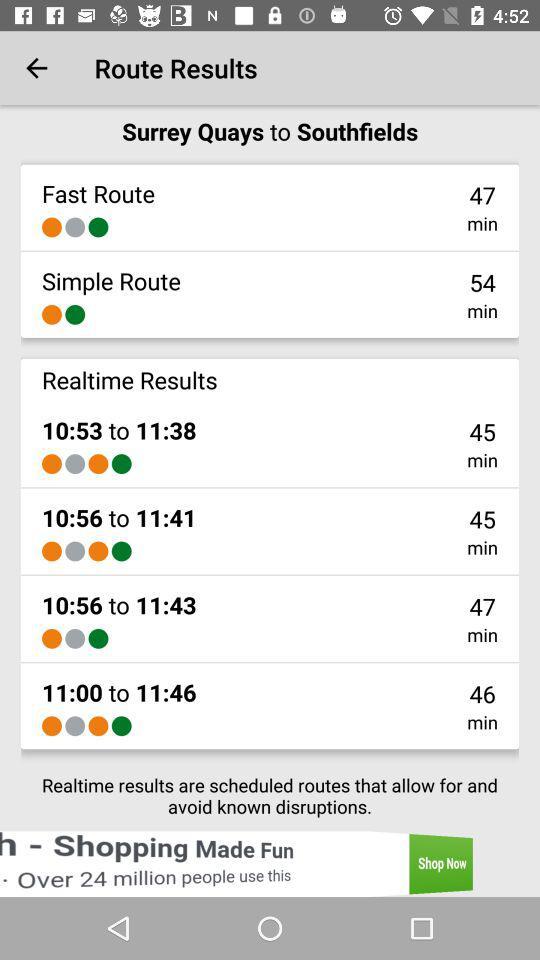  I want to click on the item to the left of min, so click(121, 725).